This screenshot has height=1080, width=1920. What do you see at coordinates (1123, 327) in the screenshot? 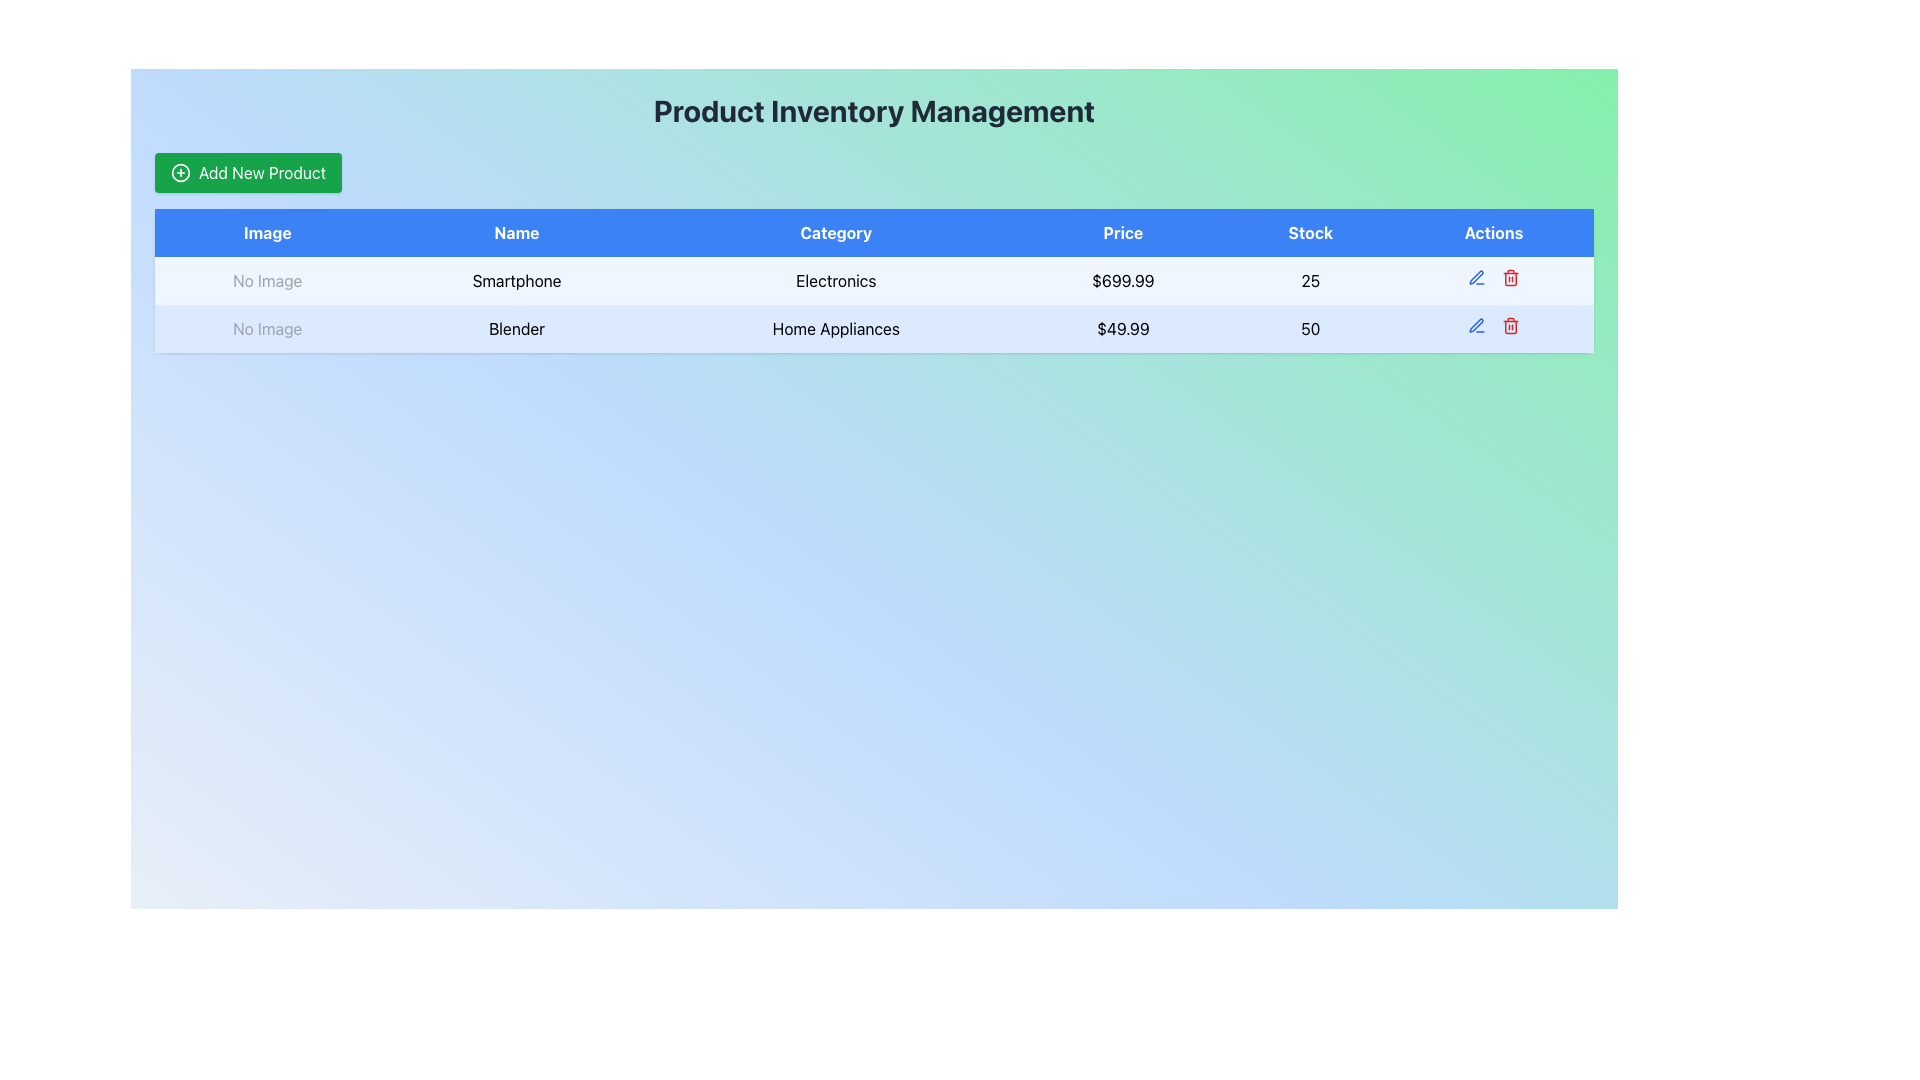
I see `the price information text label for the product 'Blender', located in the fifth column of the second row in the table layout` at bounding box center [1123, 327].